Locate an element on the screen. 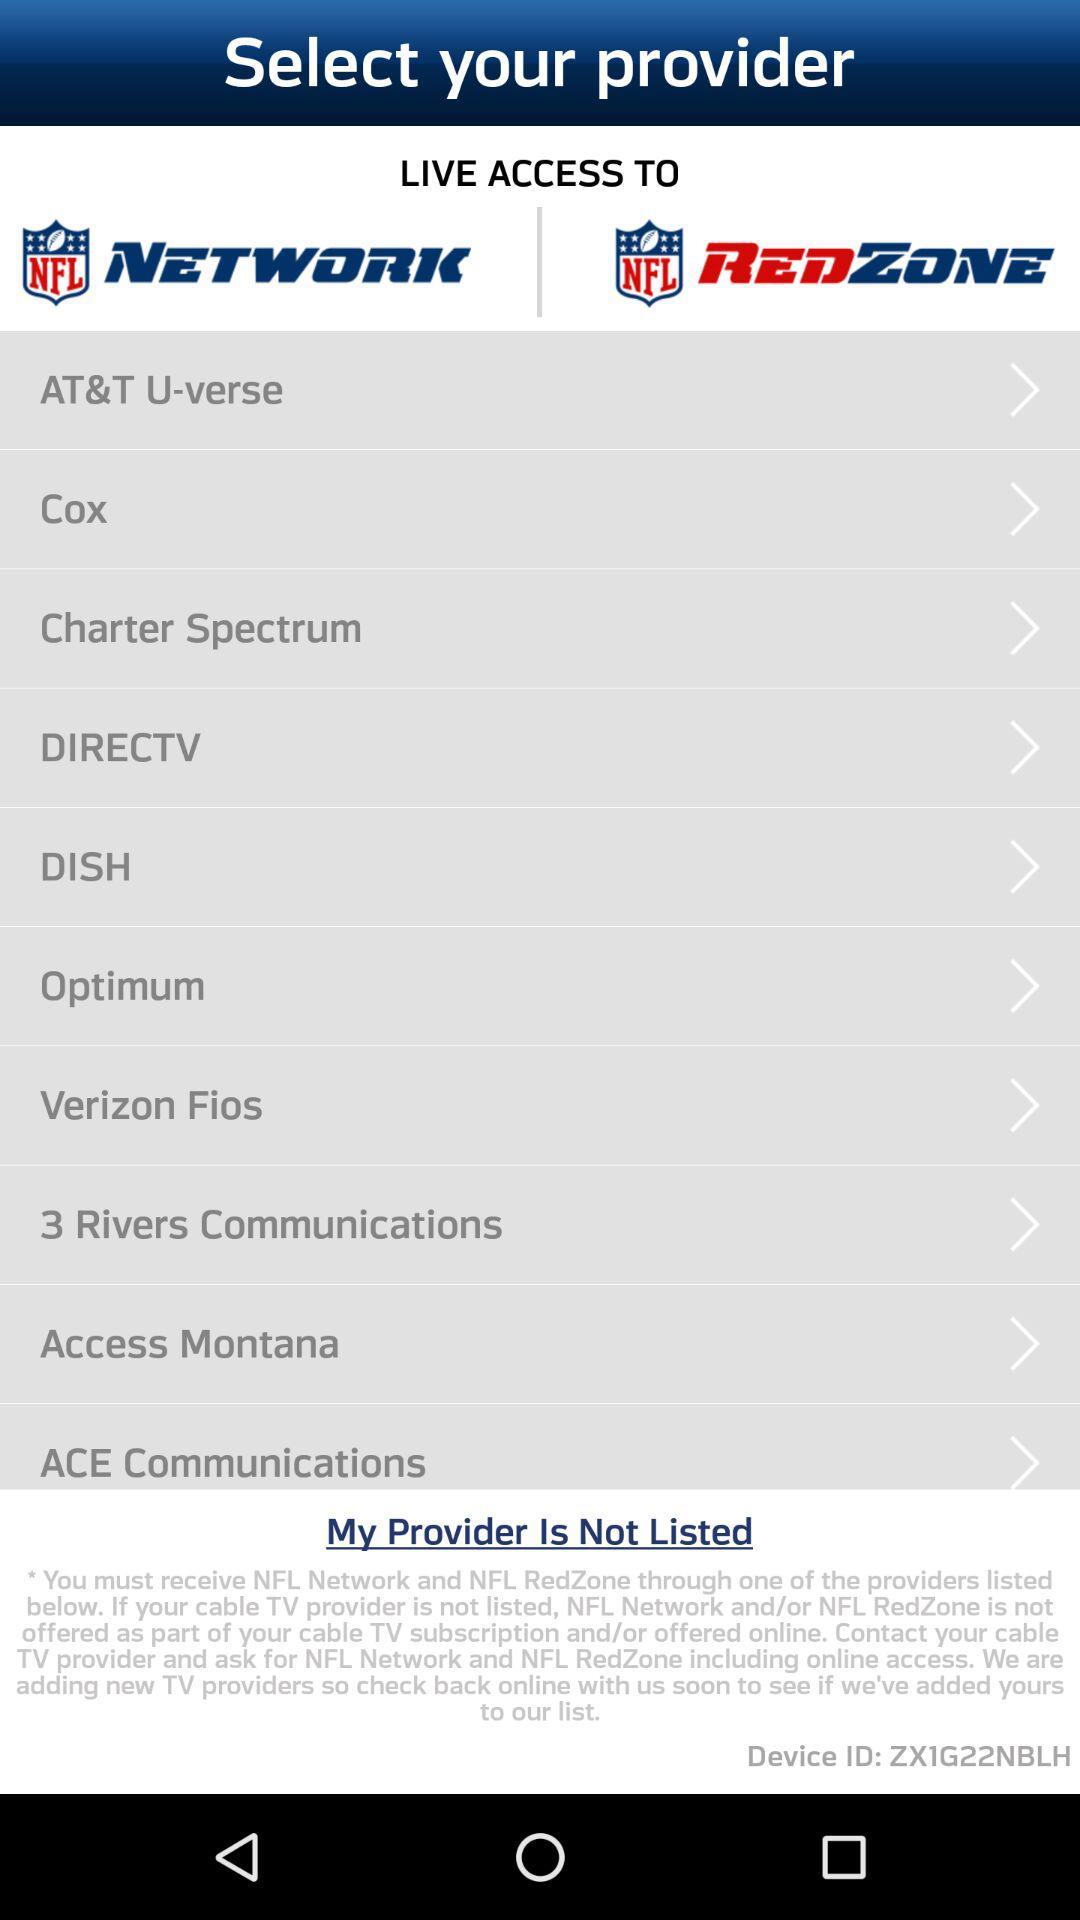 The width and height of the screenshot is (1080, 1920). charter spectrum app is located at coordinates (559, 627).